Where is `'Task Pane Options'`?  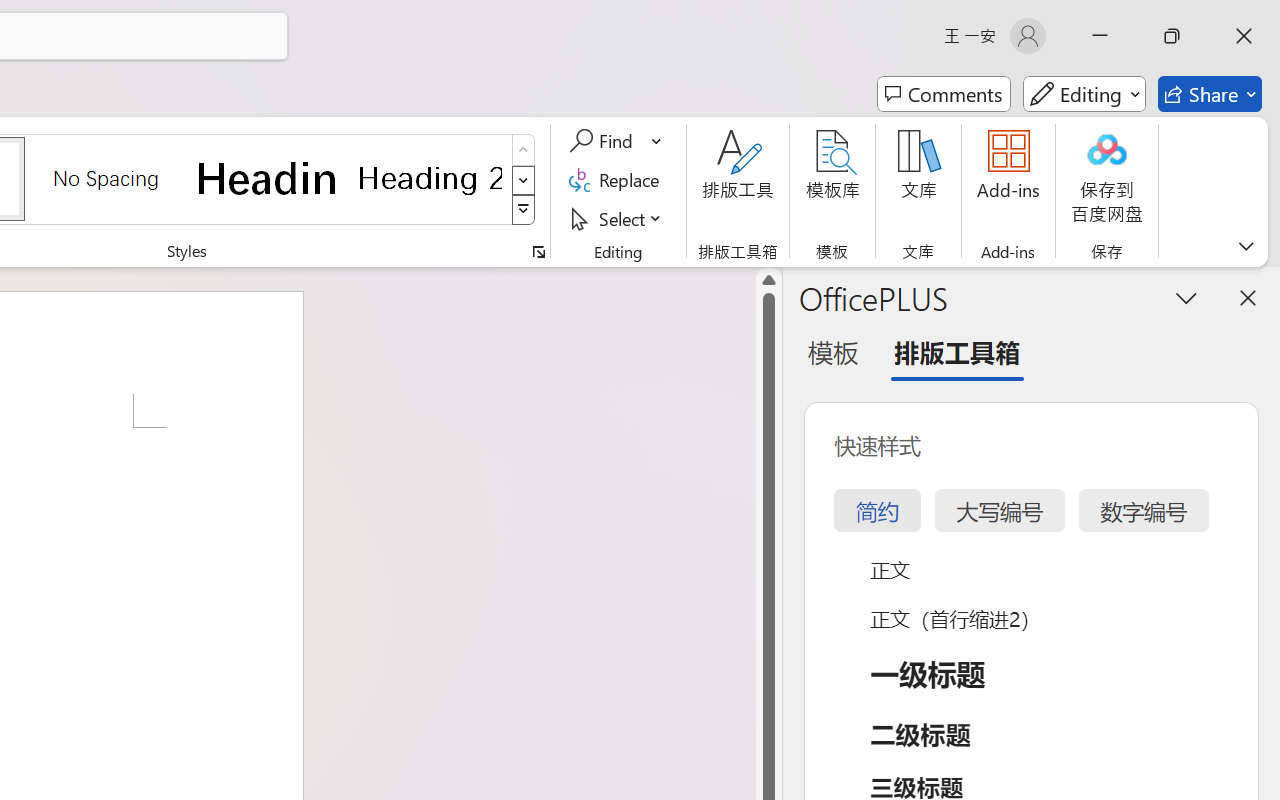
'Task Pane Options' is located at coordinates (1187, 297).